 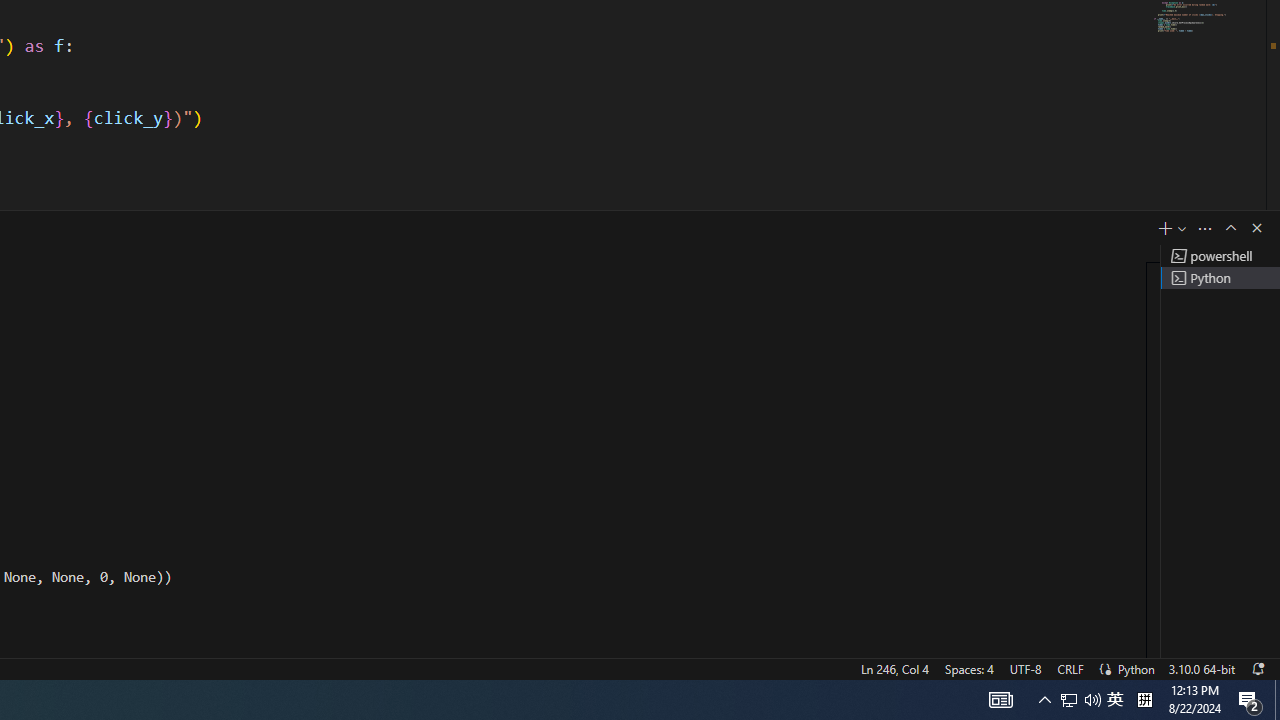 What do you see at coordinates (1182, 227) in the screenshot?
I see `'Launch Profile...'` at bounding box center [1182, 227].